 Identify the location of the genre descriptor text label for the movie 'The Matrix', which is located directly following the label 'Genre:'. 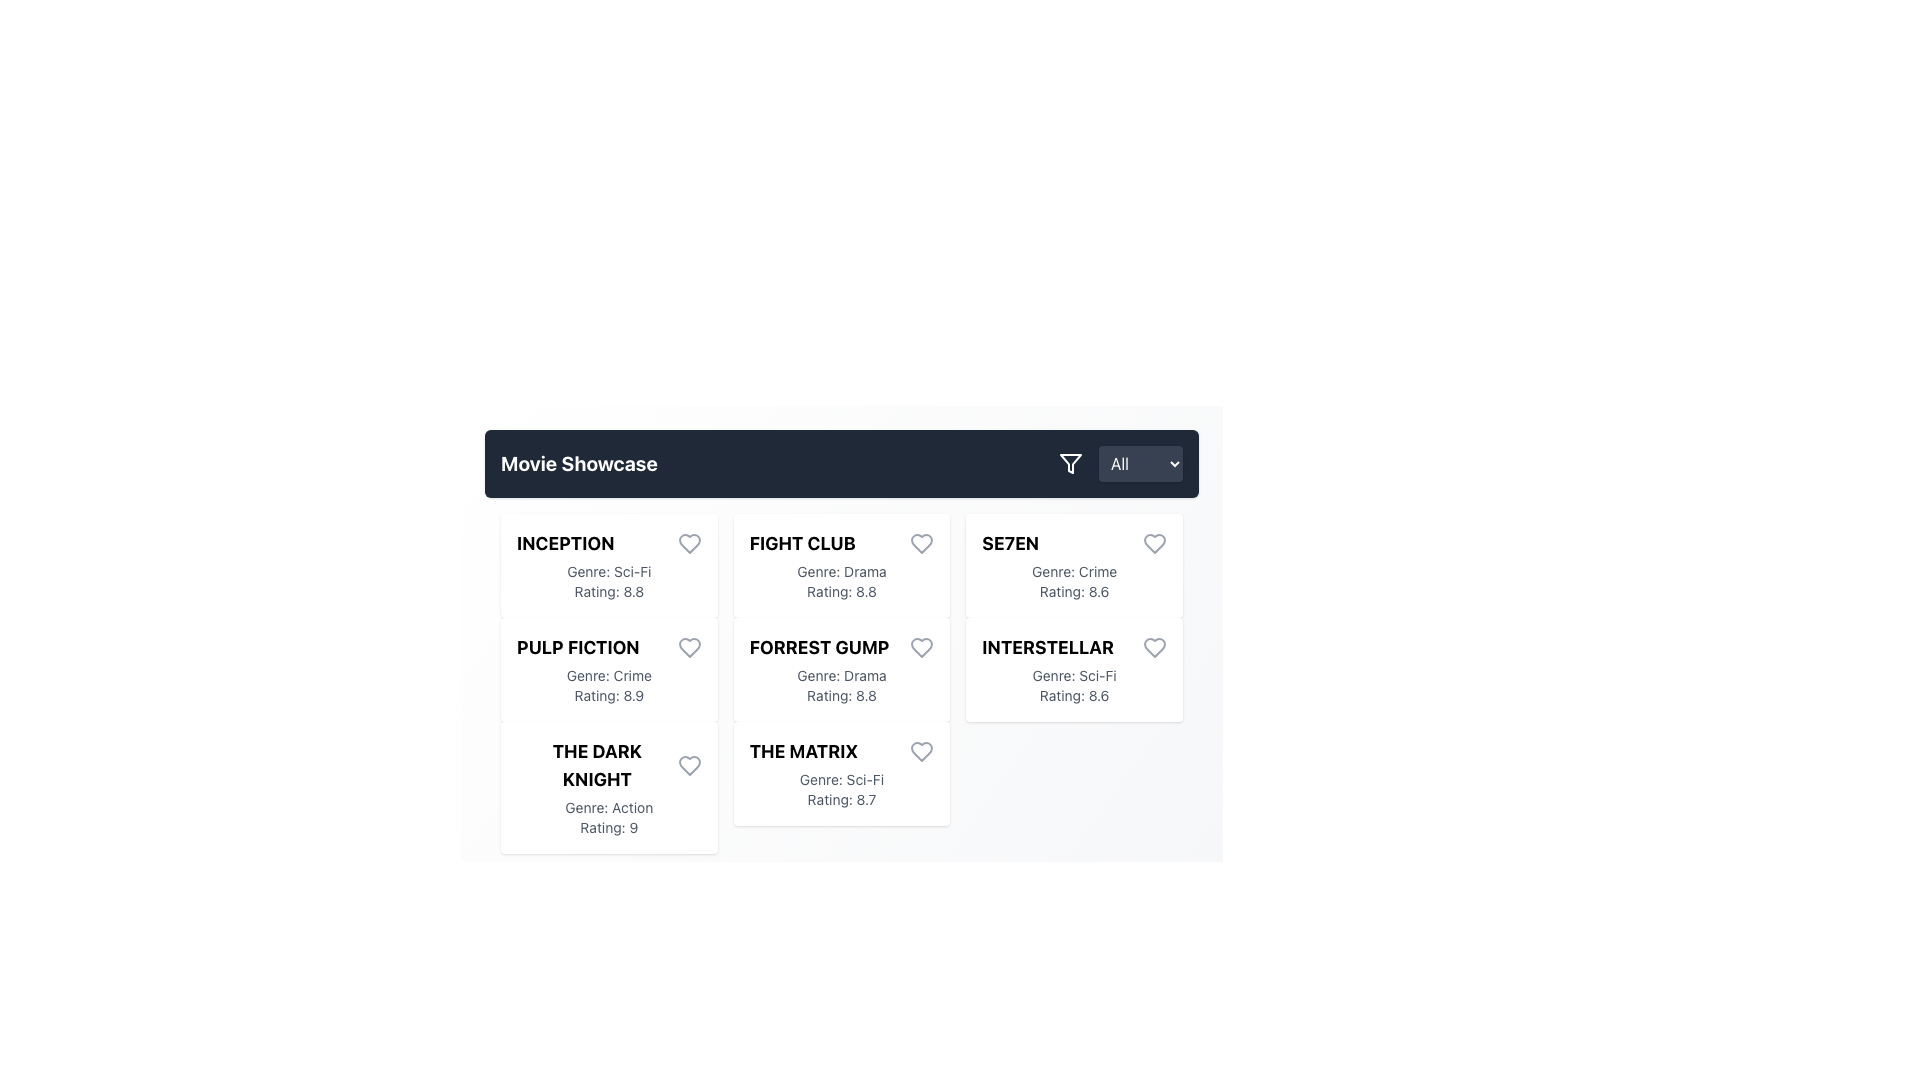
(865, 778).